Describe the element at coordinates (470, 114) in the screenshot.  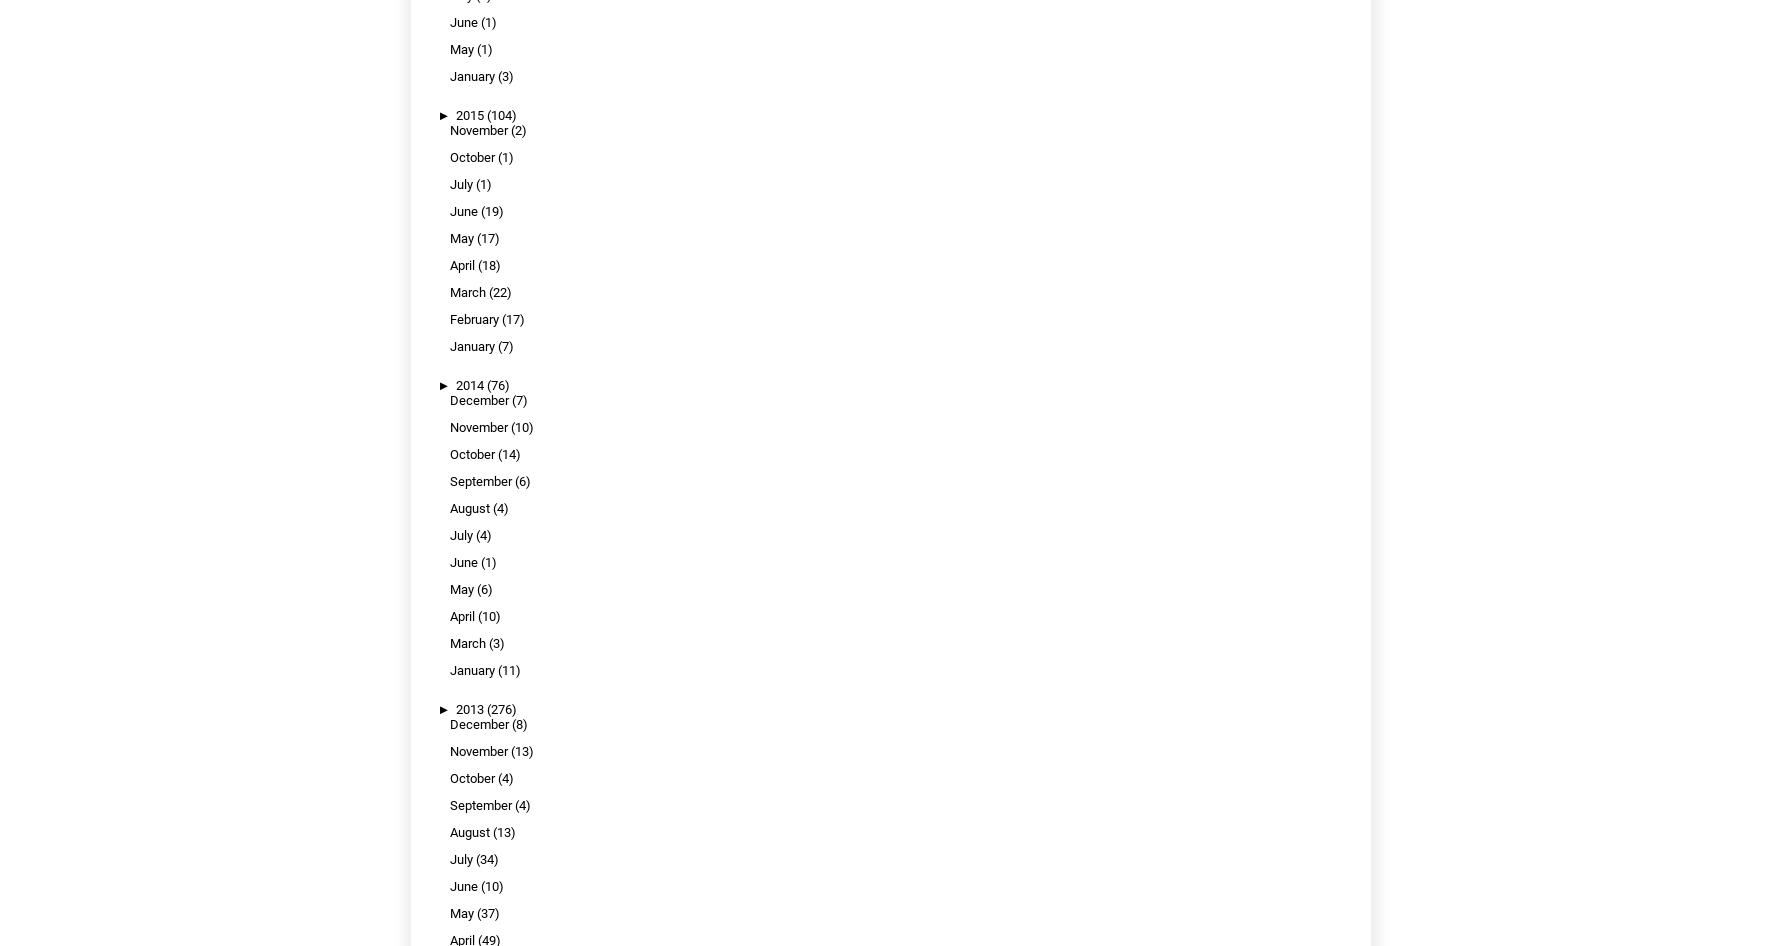
I see `'2015'` at that location.